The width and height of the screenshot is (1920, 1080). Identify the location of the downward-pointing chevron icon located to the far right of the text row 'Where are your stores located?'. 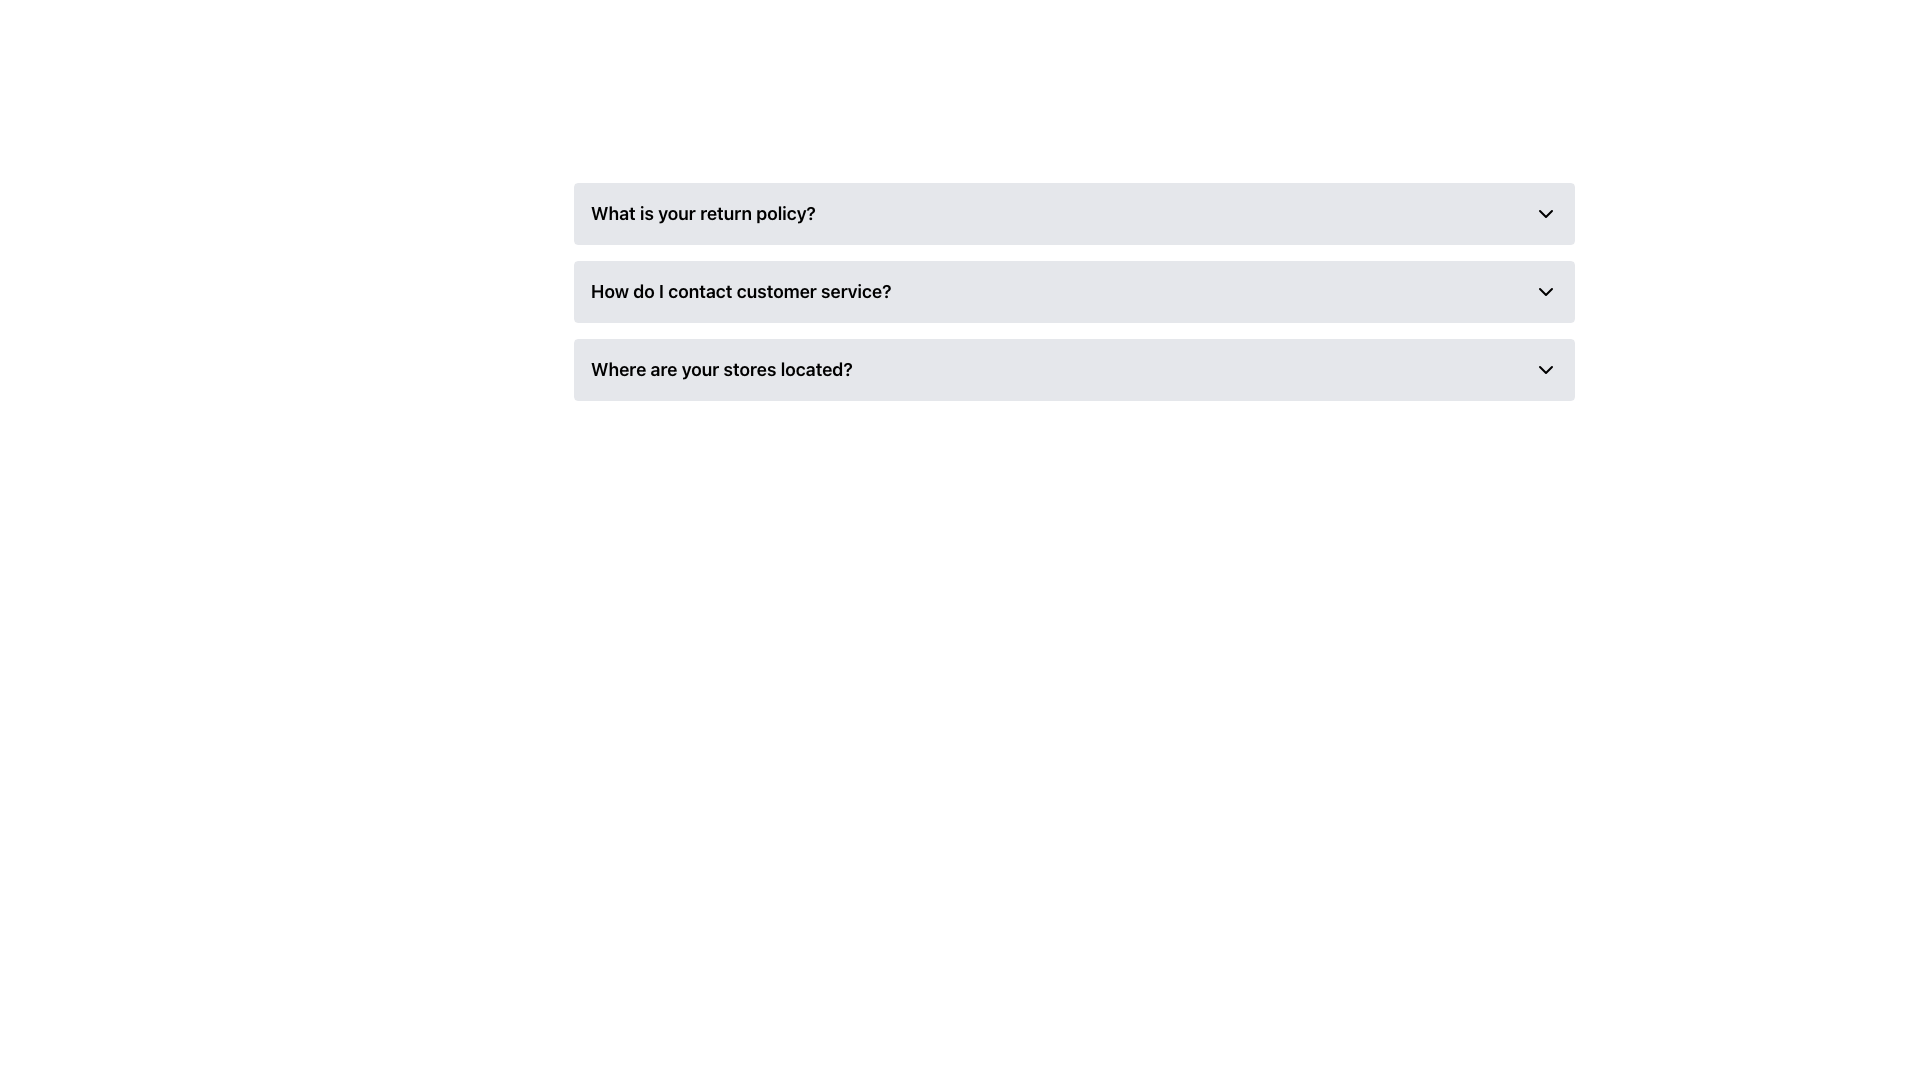
(1544, 370).